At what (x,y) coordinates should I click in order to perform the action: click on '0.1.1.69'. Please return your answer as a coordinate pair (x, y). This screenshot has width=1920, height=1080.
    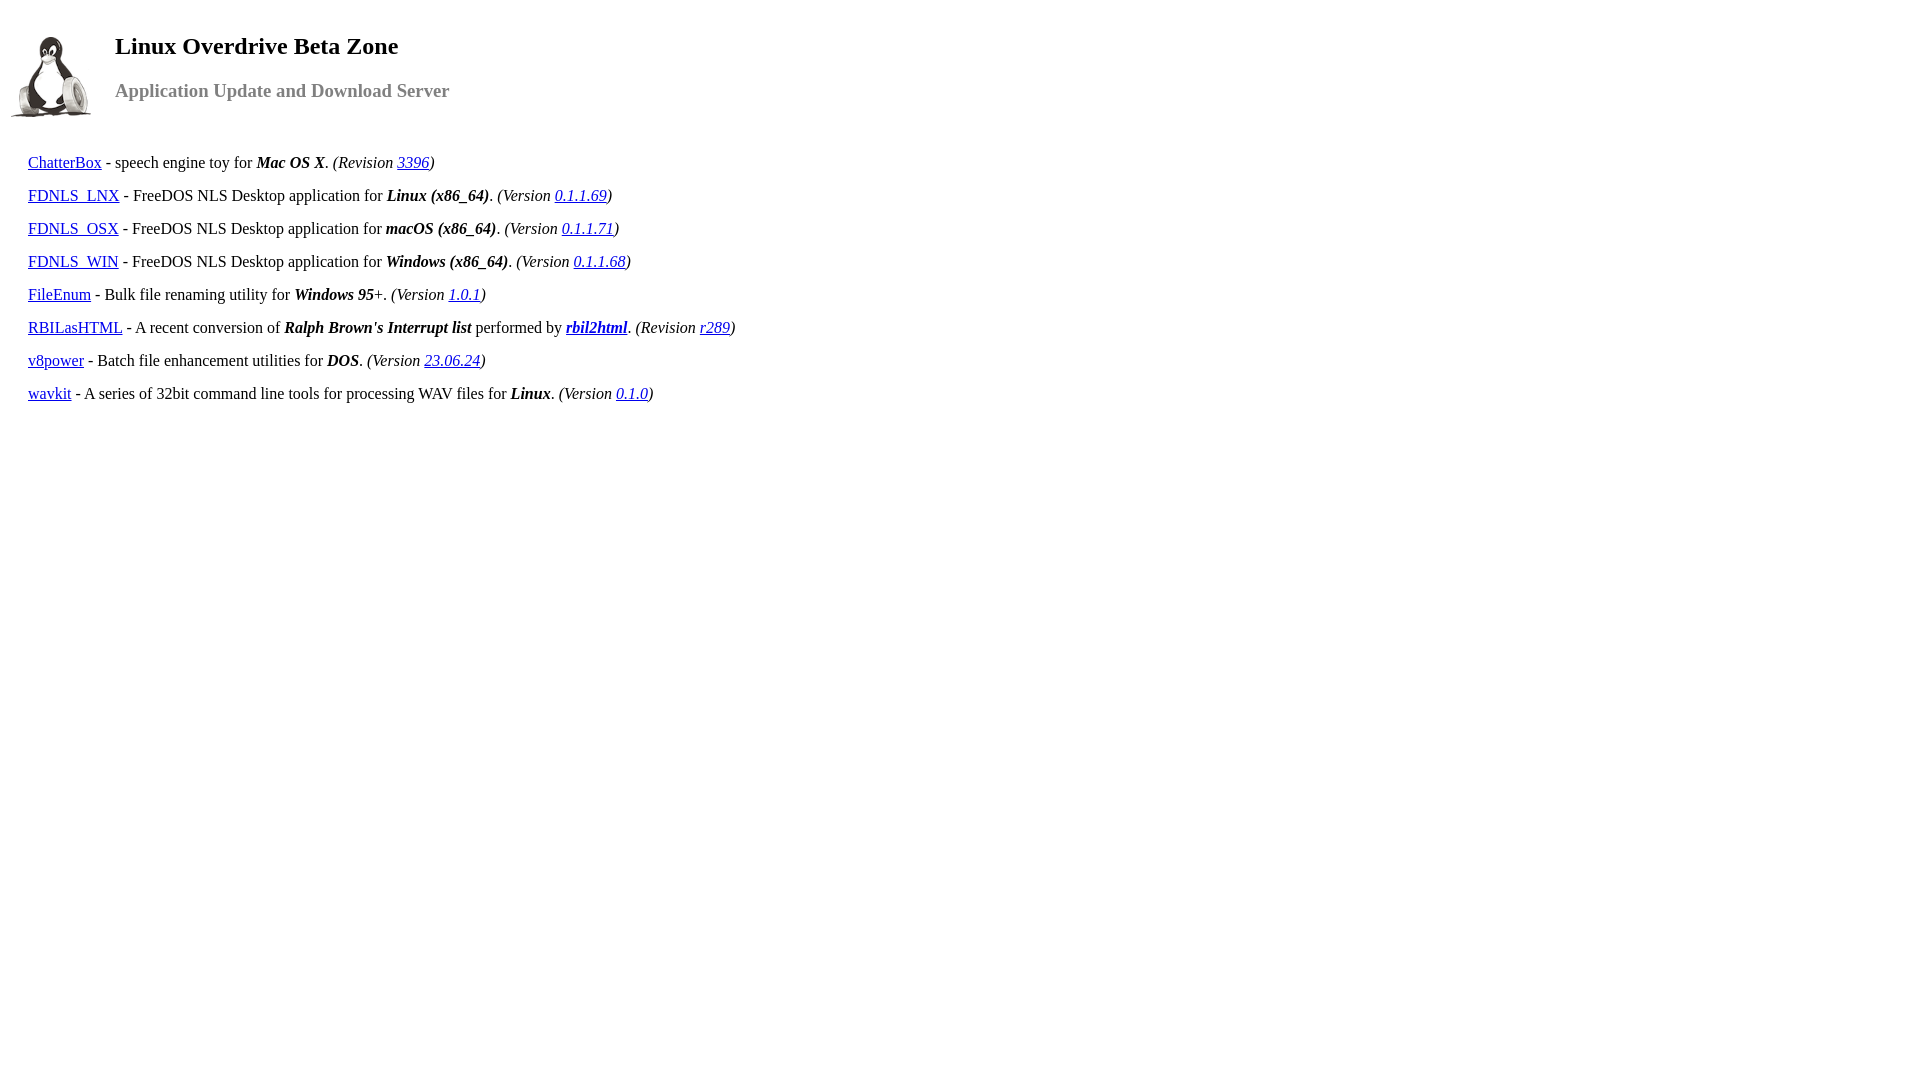
    Looking at the image, I should click on (555, 195).